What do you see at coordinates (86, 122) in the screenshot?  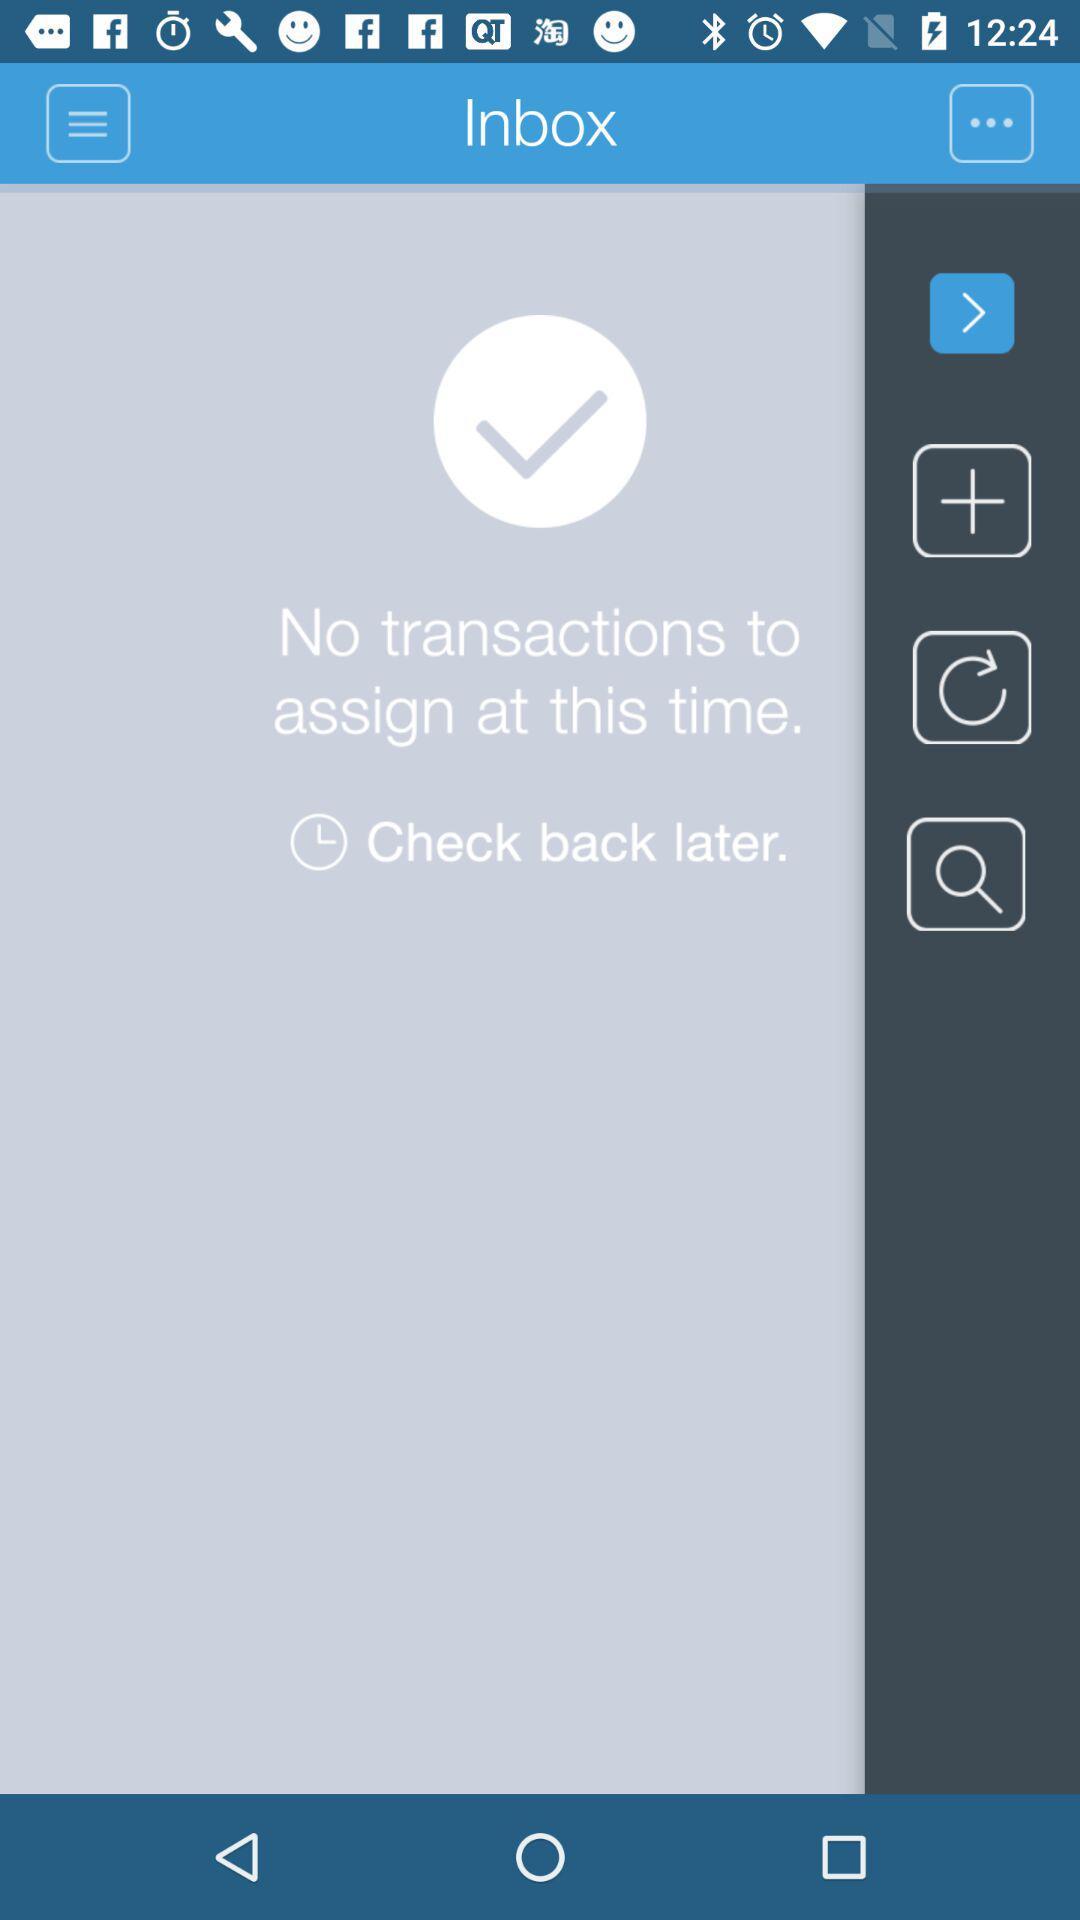 I see `the item next to the inbox` at bounding box center [86, 122].